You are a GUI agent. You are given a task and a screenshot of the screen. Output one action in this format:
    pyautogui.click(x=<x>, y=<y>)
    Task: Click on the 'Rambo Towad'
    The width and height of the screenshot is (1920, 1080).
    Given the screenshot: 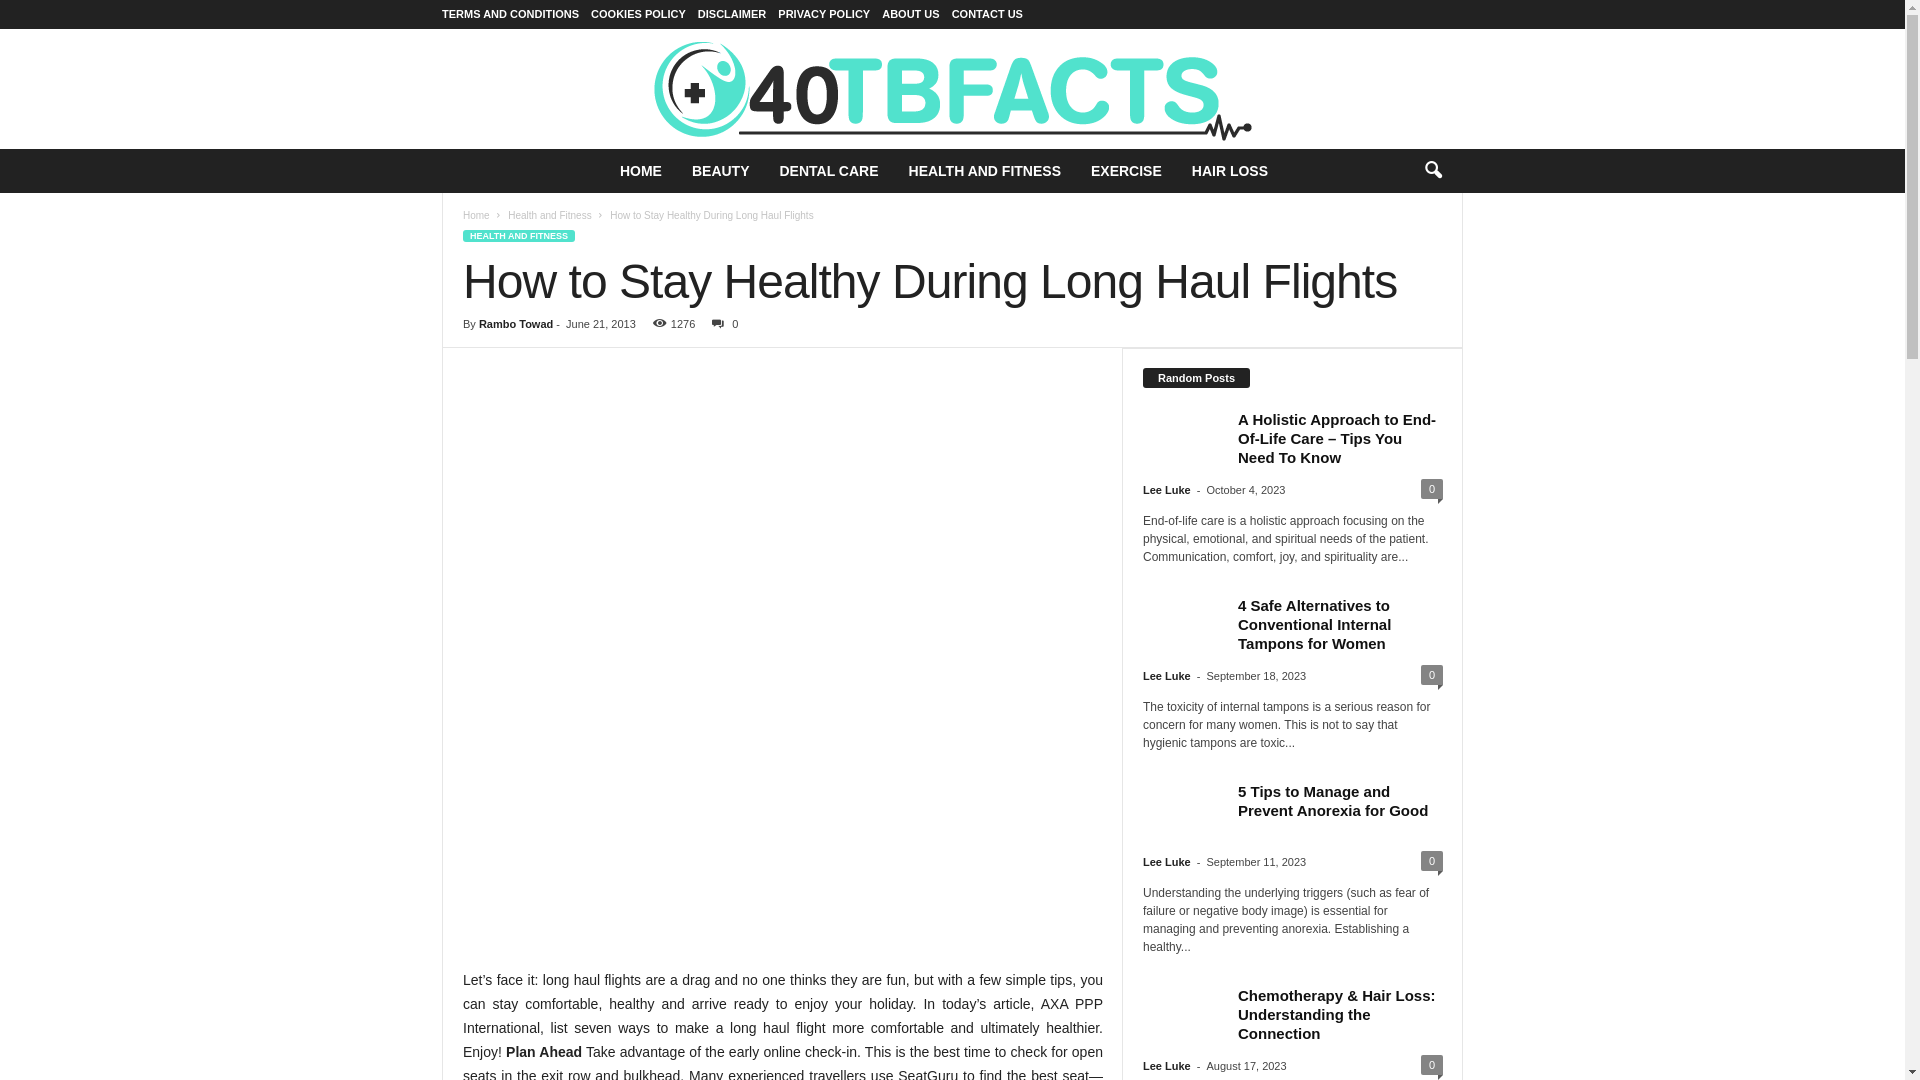 What is the action you would take?
    pyautogui.click(x=515, y=323)
    